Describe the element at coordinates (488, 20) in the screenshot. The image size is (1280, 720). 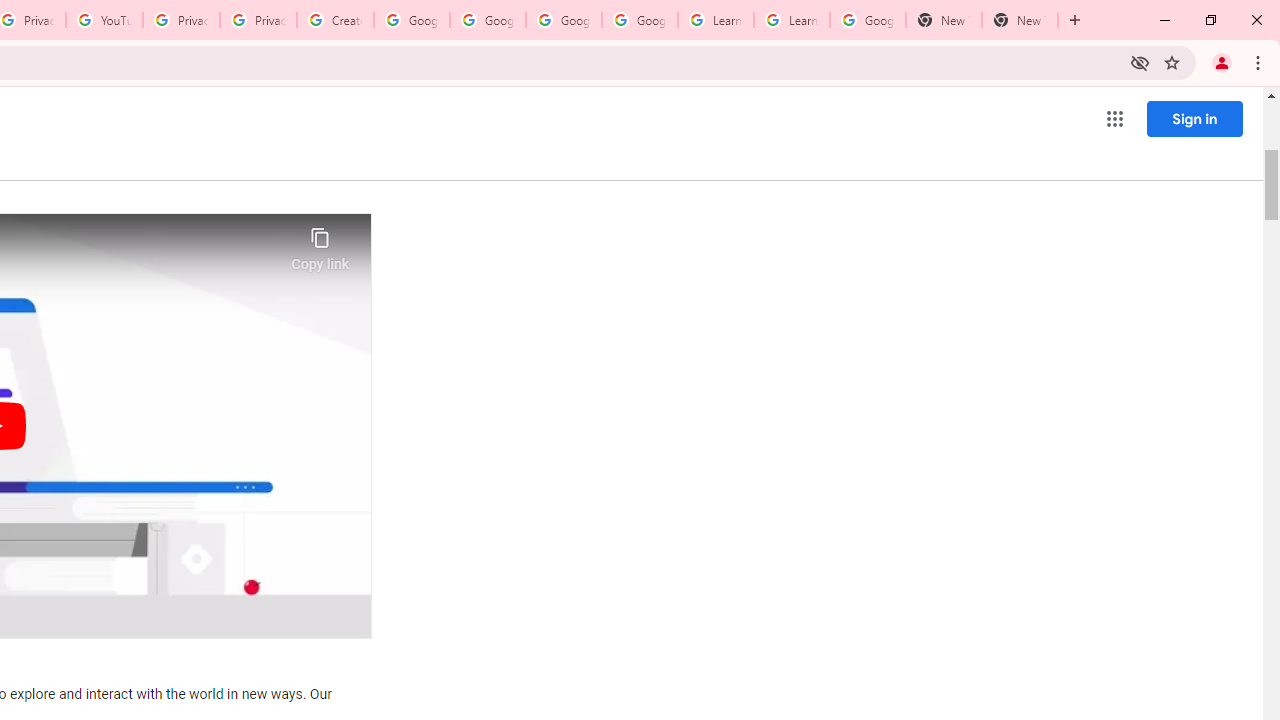
I see `'Google Account Help'` at that location.